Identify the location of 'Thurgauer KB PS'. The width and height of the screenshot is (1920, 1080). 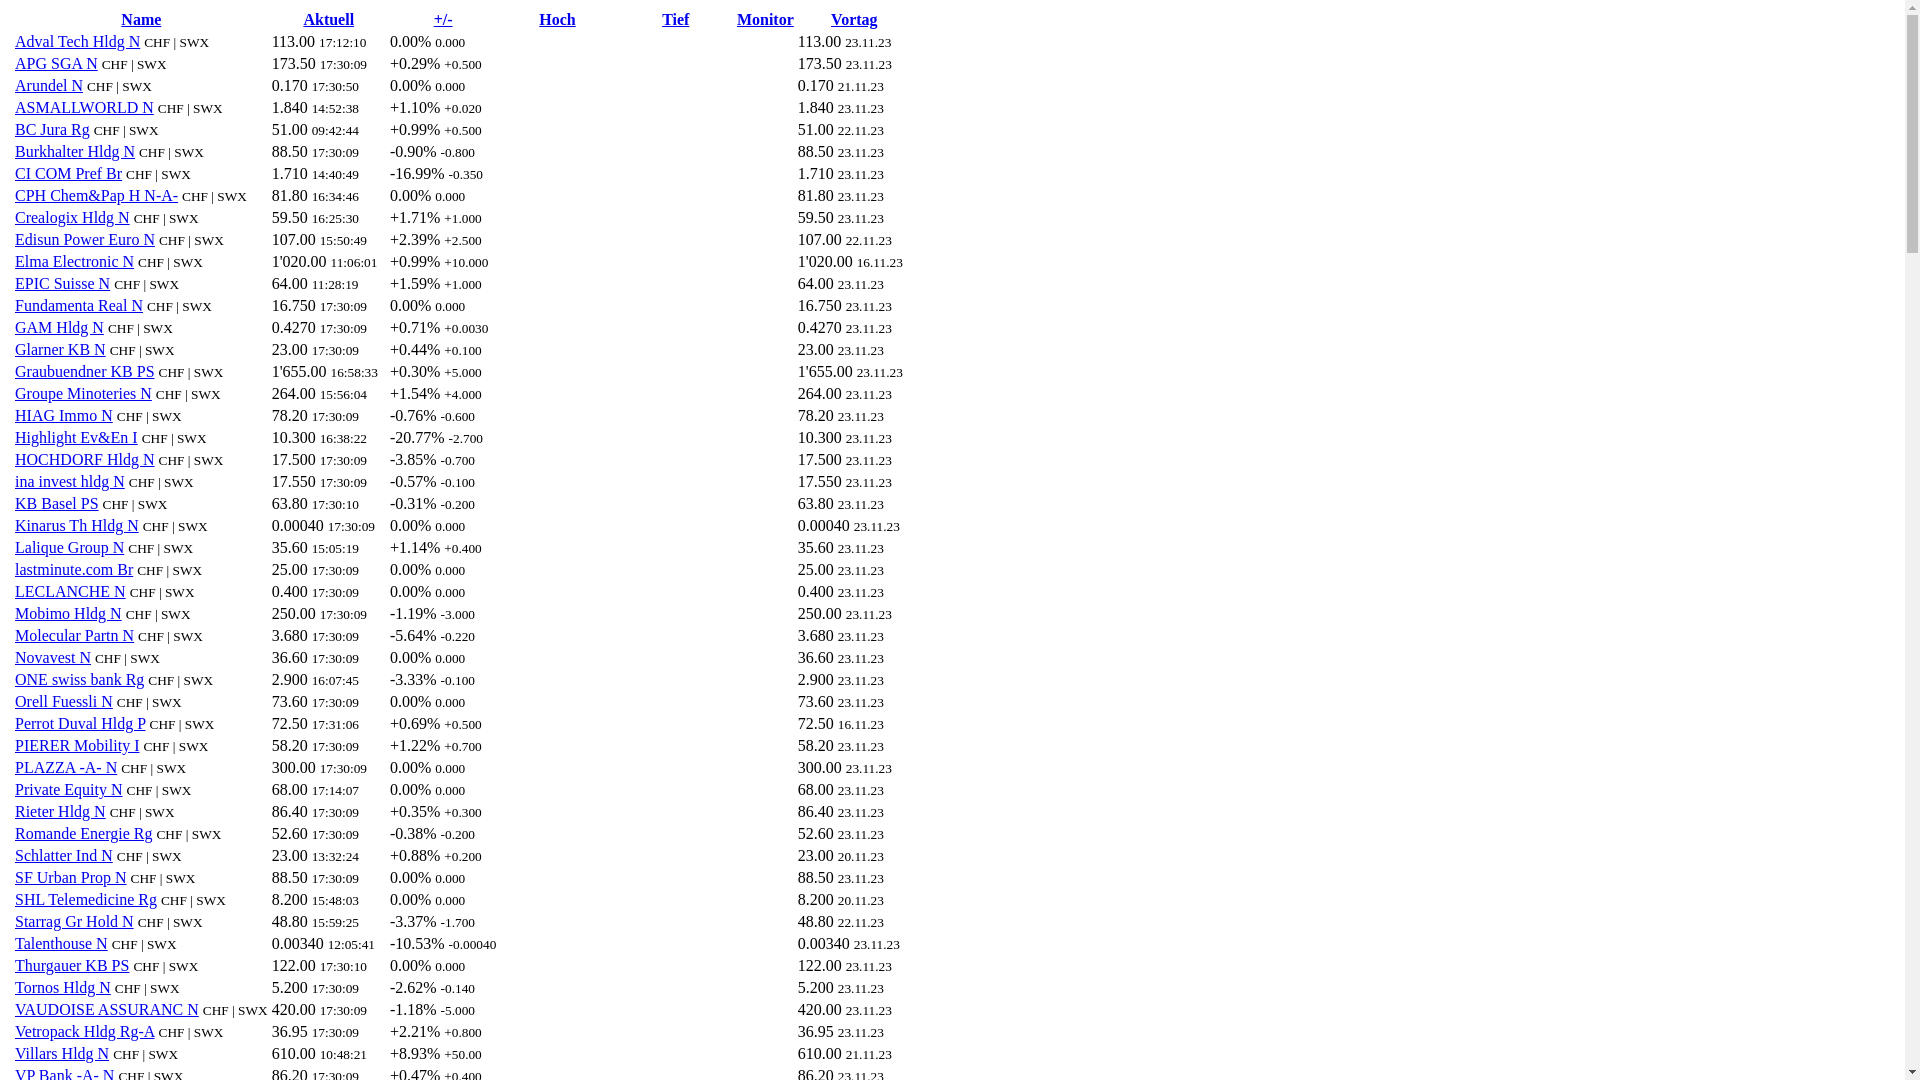
(72, 964).